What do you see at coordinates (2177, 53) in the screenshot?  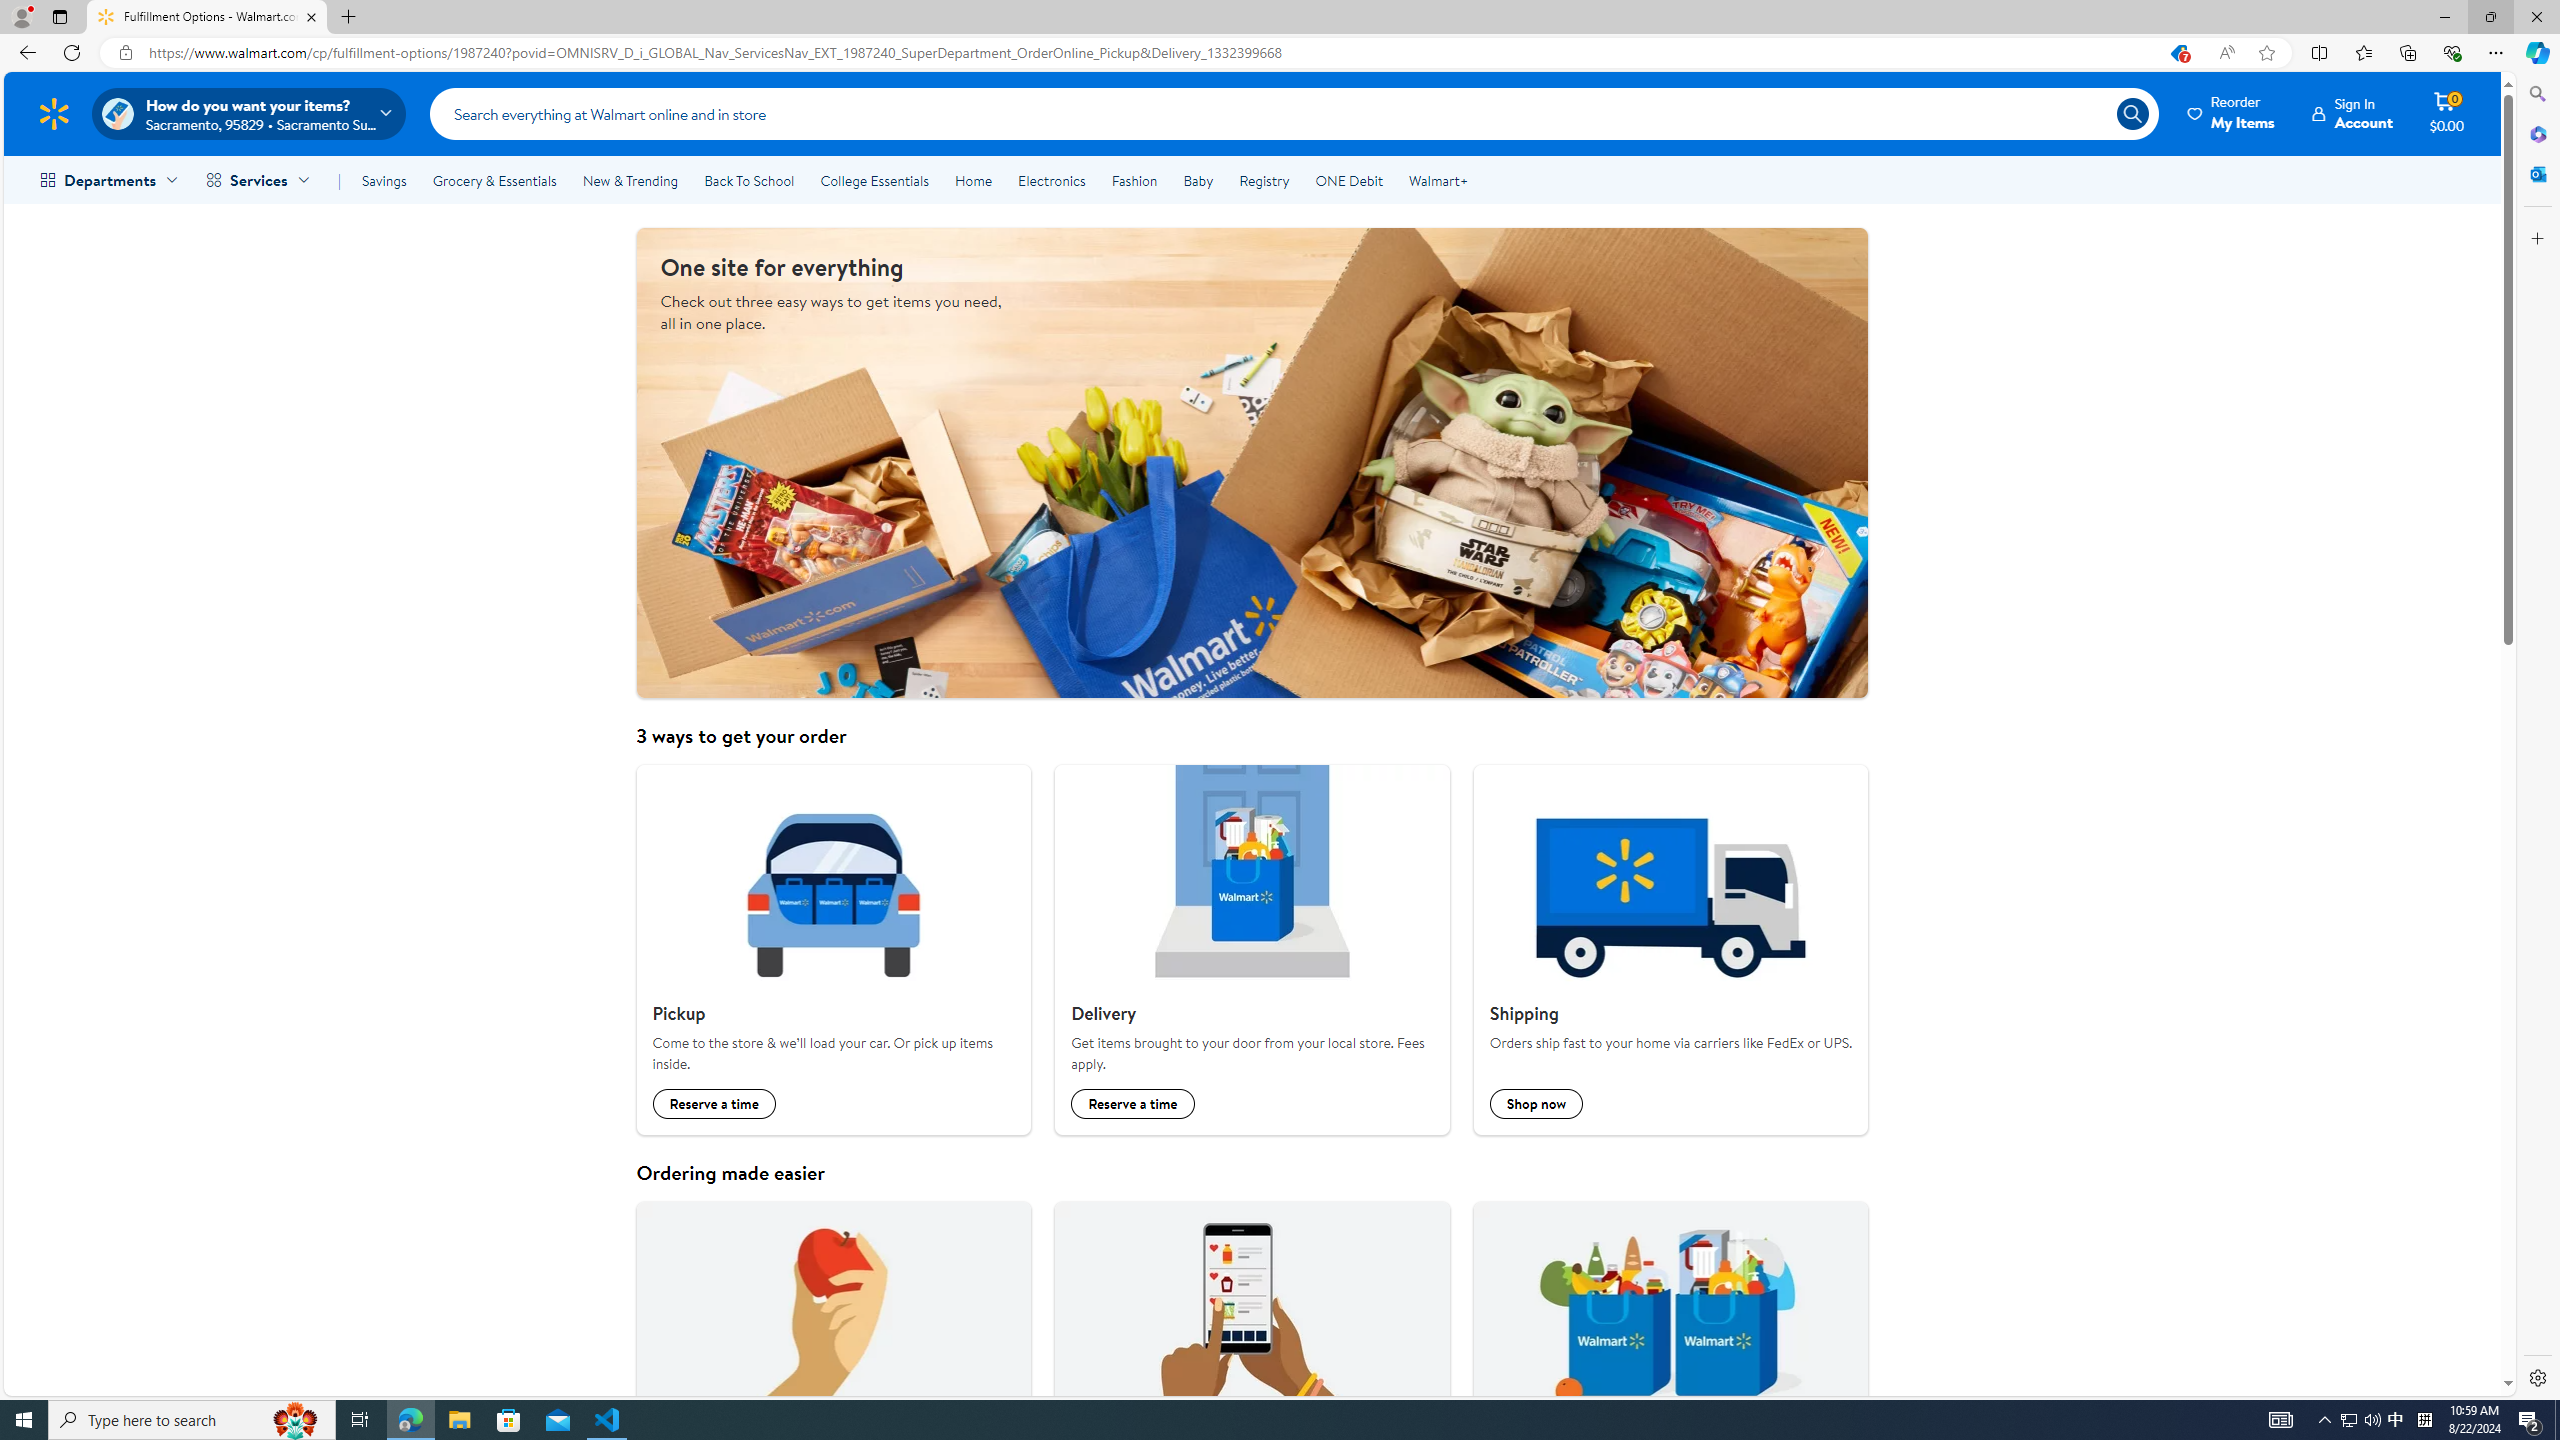 I see `'This site has coupons! Shopping in Microsoft Edge, 7'` at bounding box center [2177, 53].